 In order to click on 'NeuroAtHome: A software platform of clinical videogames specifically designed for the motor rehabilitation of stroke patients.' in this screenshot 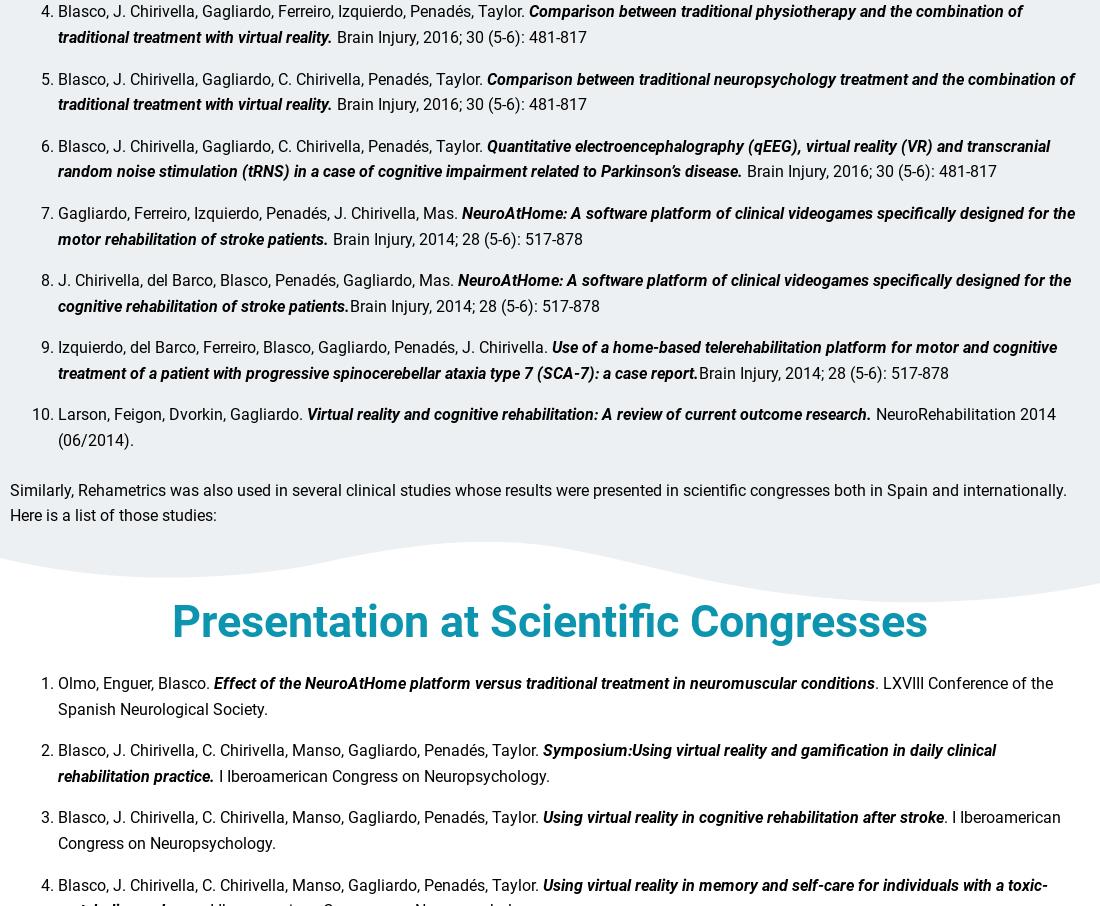, I will do `click(565, 234)`.